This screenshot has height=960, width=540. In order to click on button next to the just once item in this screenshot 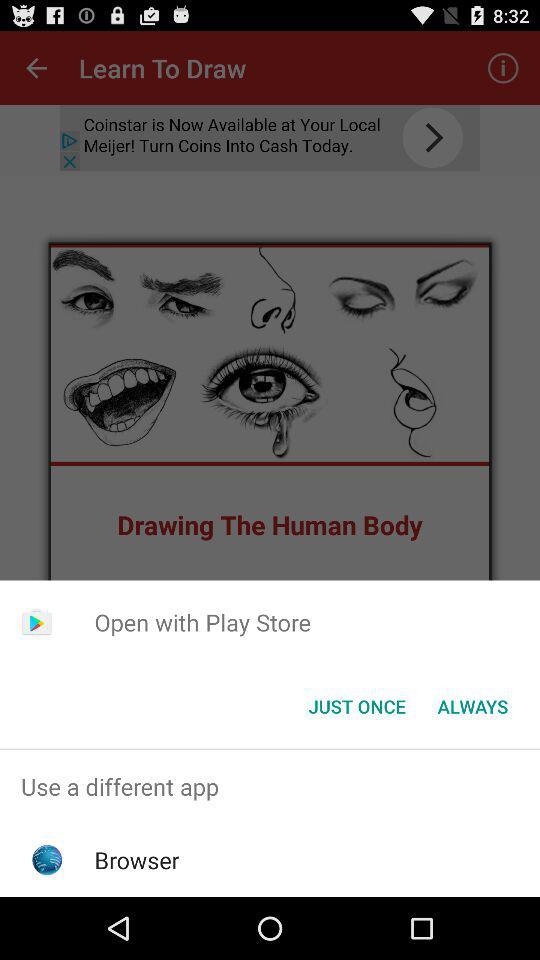, I will do `click(472, 706)`.